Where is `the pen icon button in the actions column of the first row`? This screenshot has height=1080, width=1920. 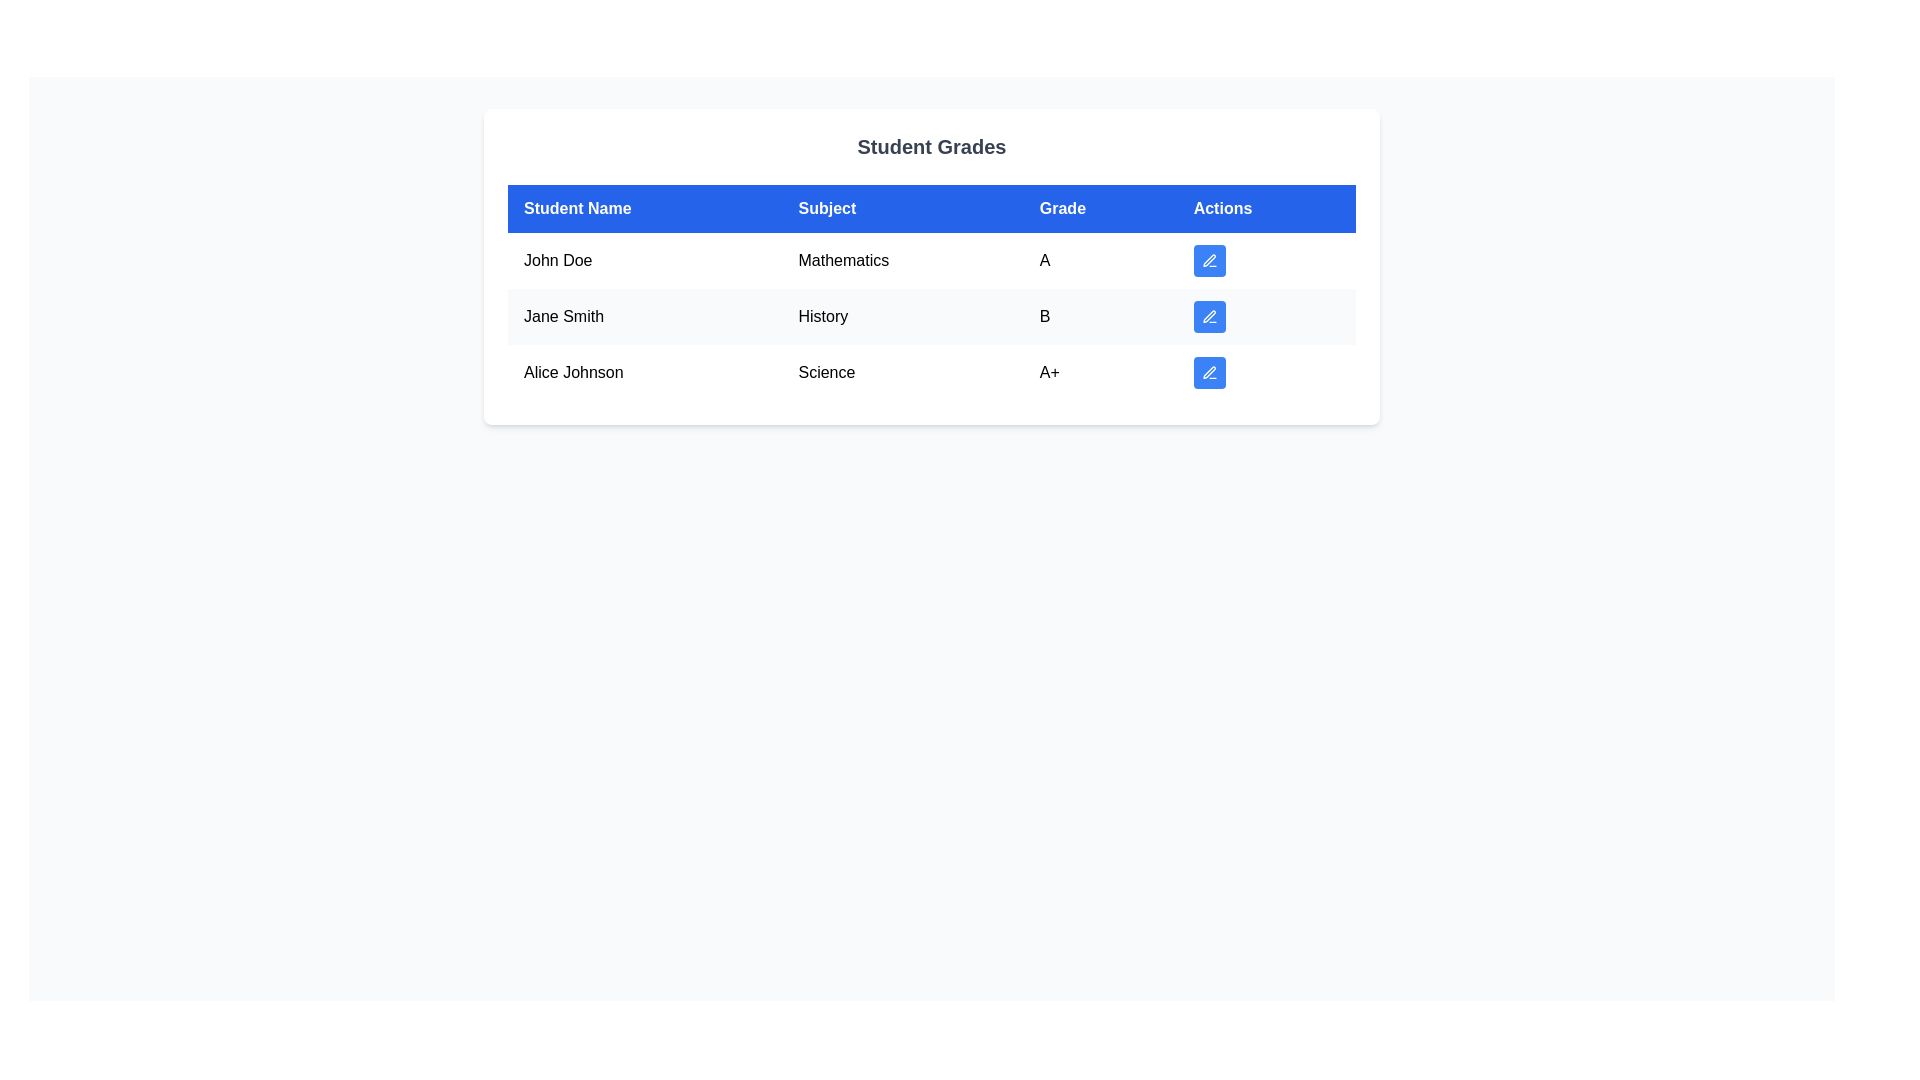
the pen icon button in the actions column of the first row is located at coordinates (1208, 258).